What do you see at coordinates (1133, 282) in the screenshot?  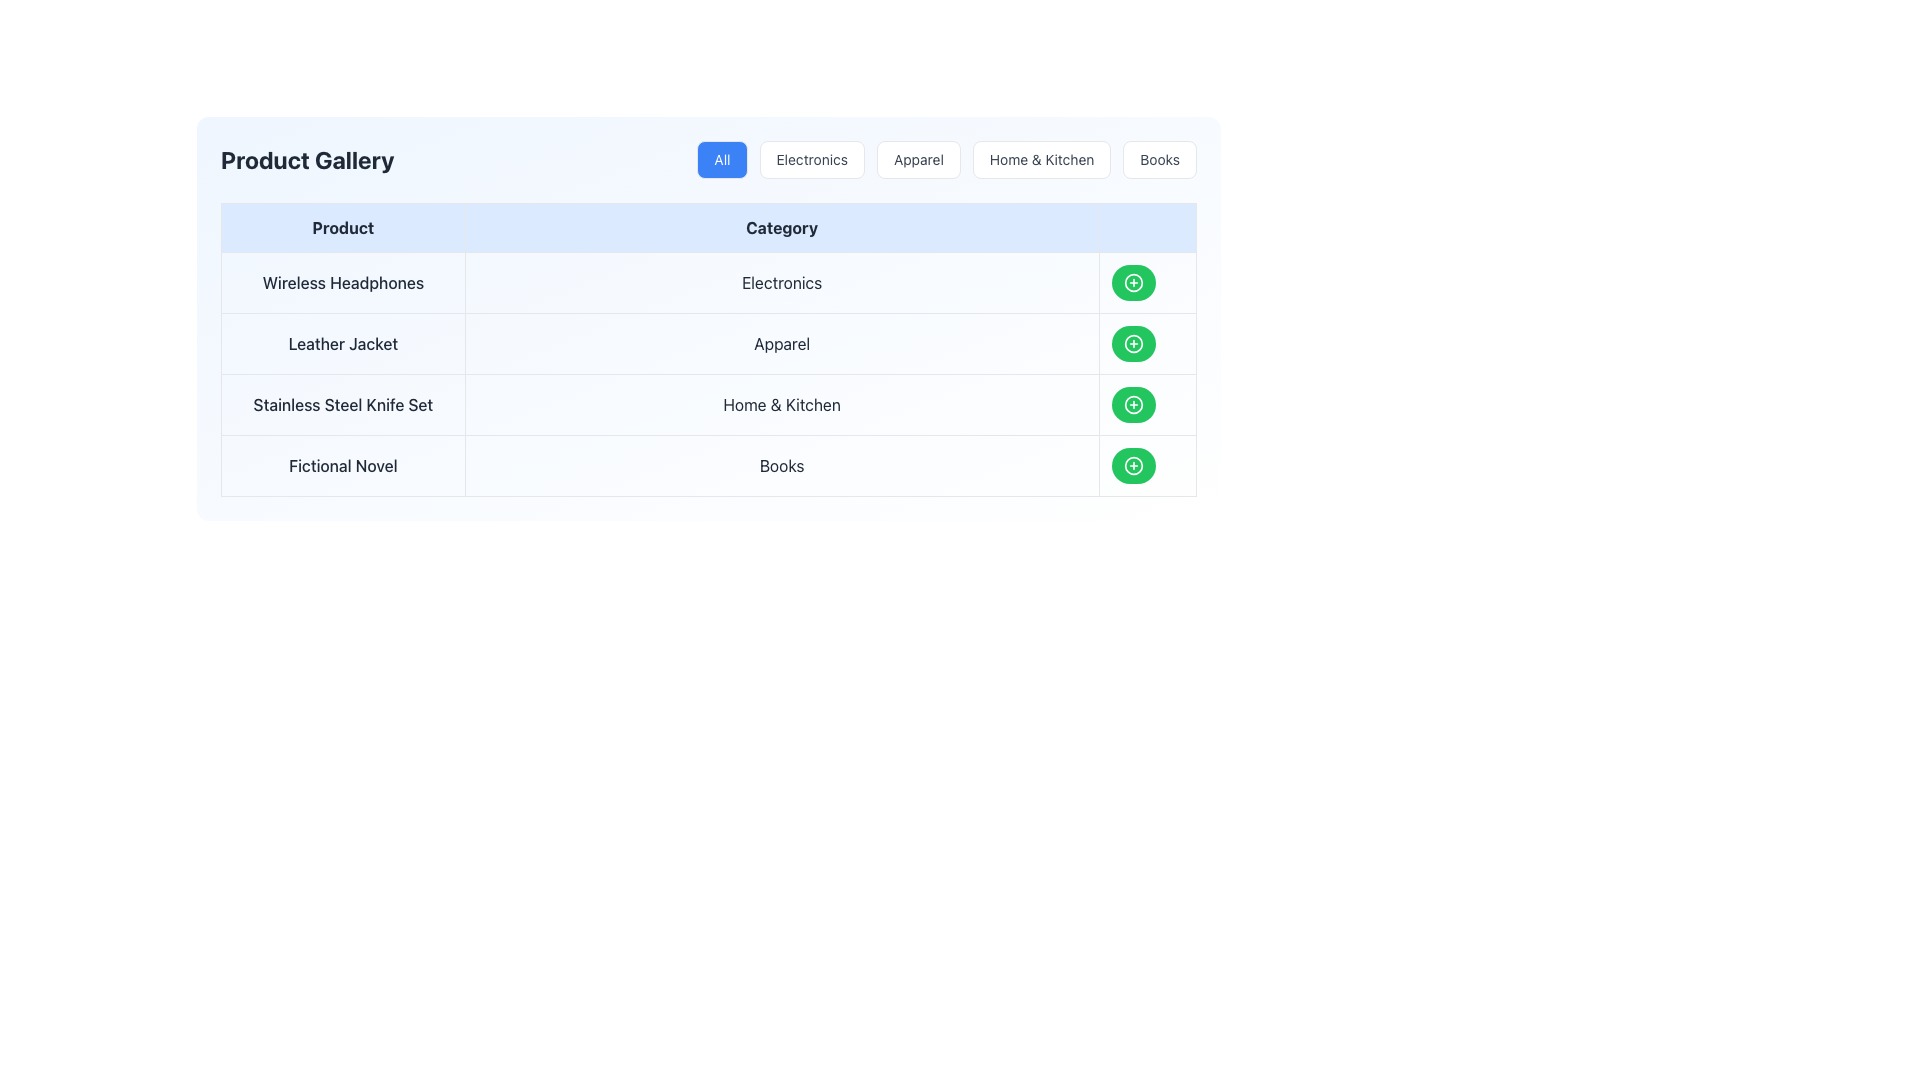 I see `the add button located under the 'Category' column adjacent to the 'Electronics' entry` at bounding box center [1133, 282].